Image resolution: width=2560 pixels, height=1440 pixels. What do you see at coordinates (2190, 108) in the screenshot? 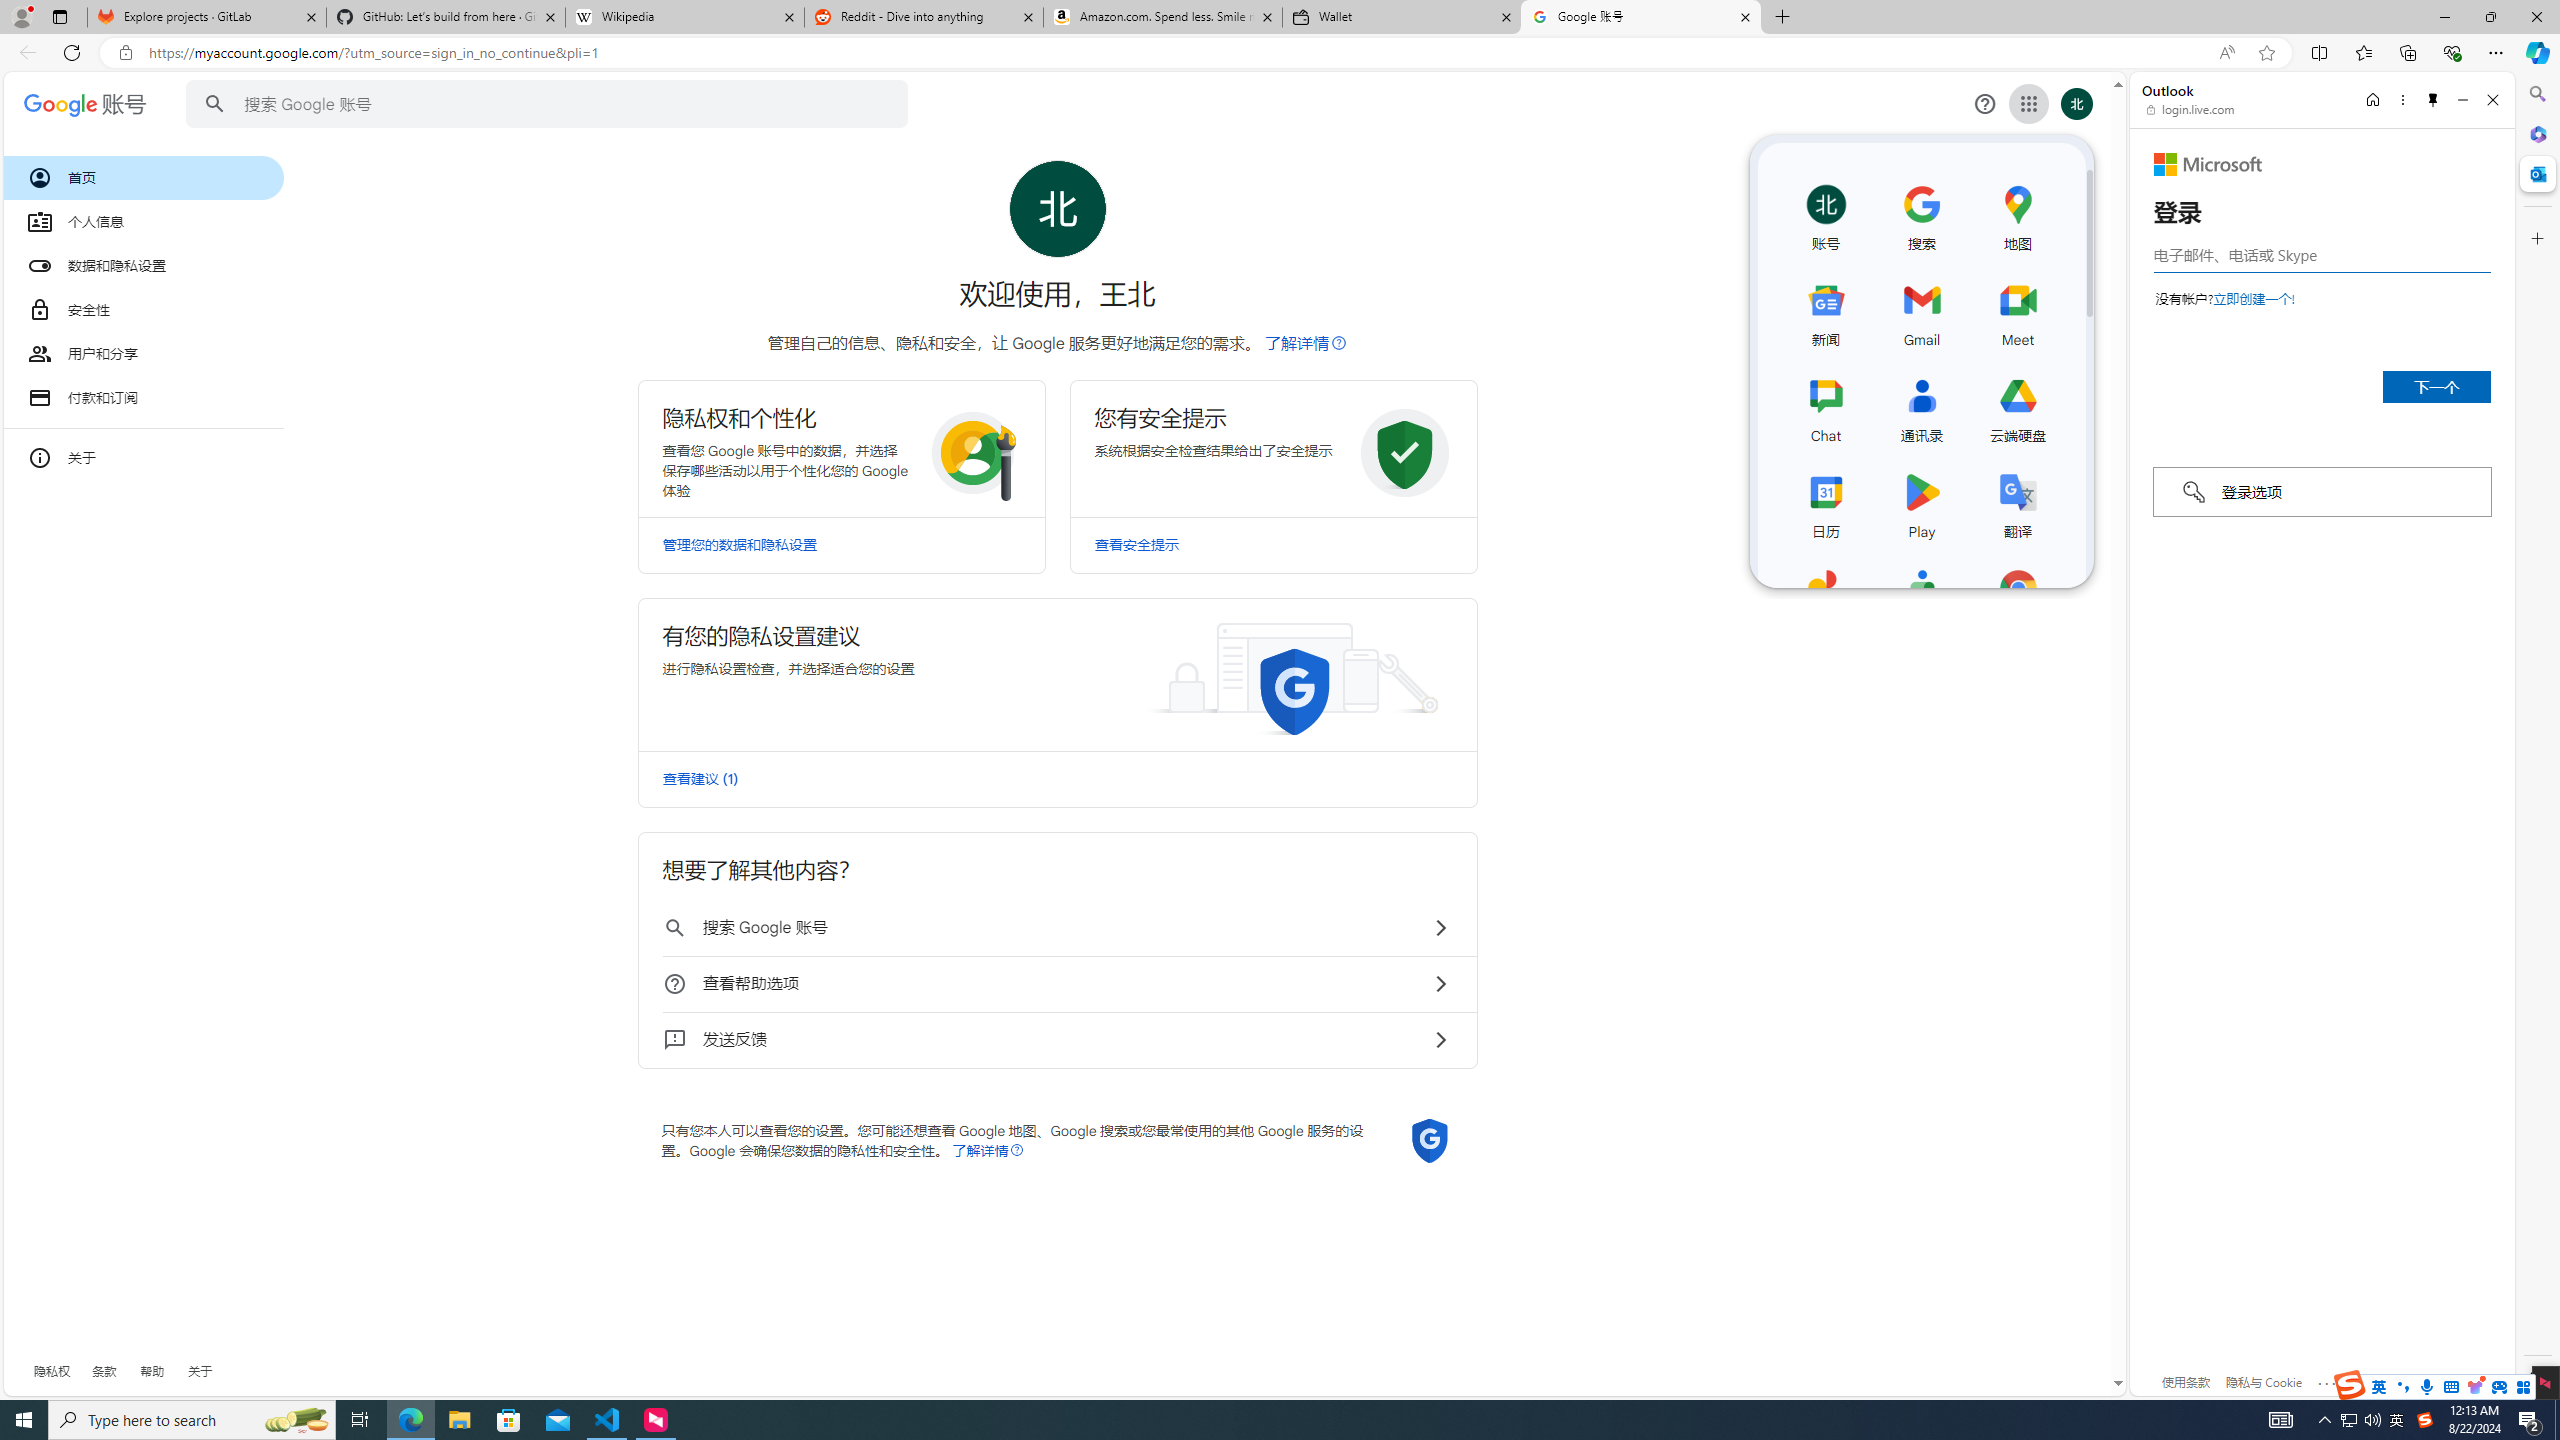
I see `'login.live.com'` at bounding box center [2190, 108].